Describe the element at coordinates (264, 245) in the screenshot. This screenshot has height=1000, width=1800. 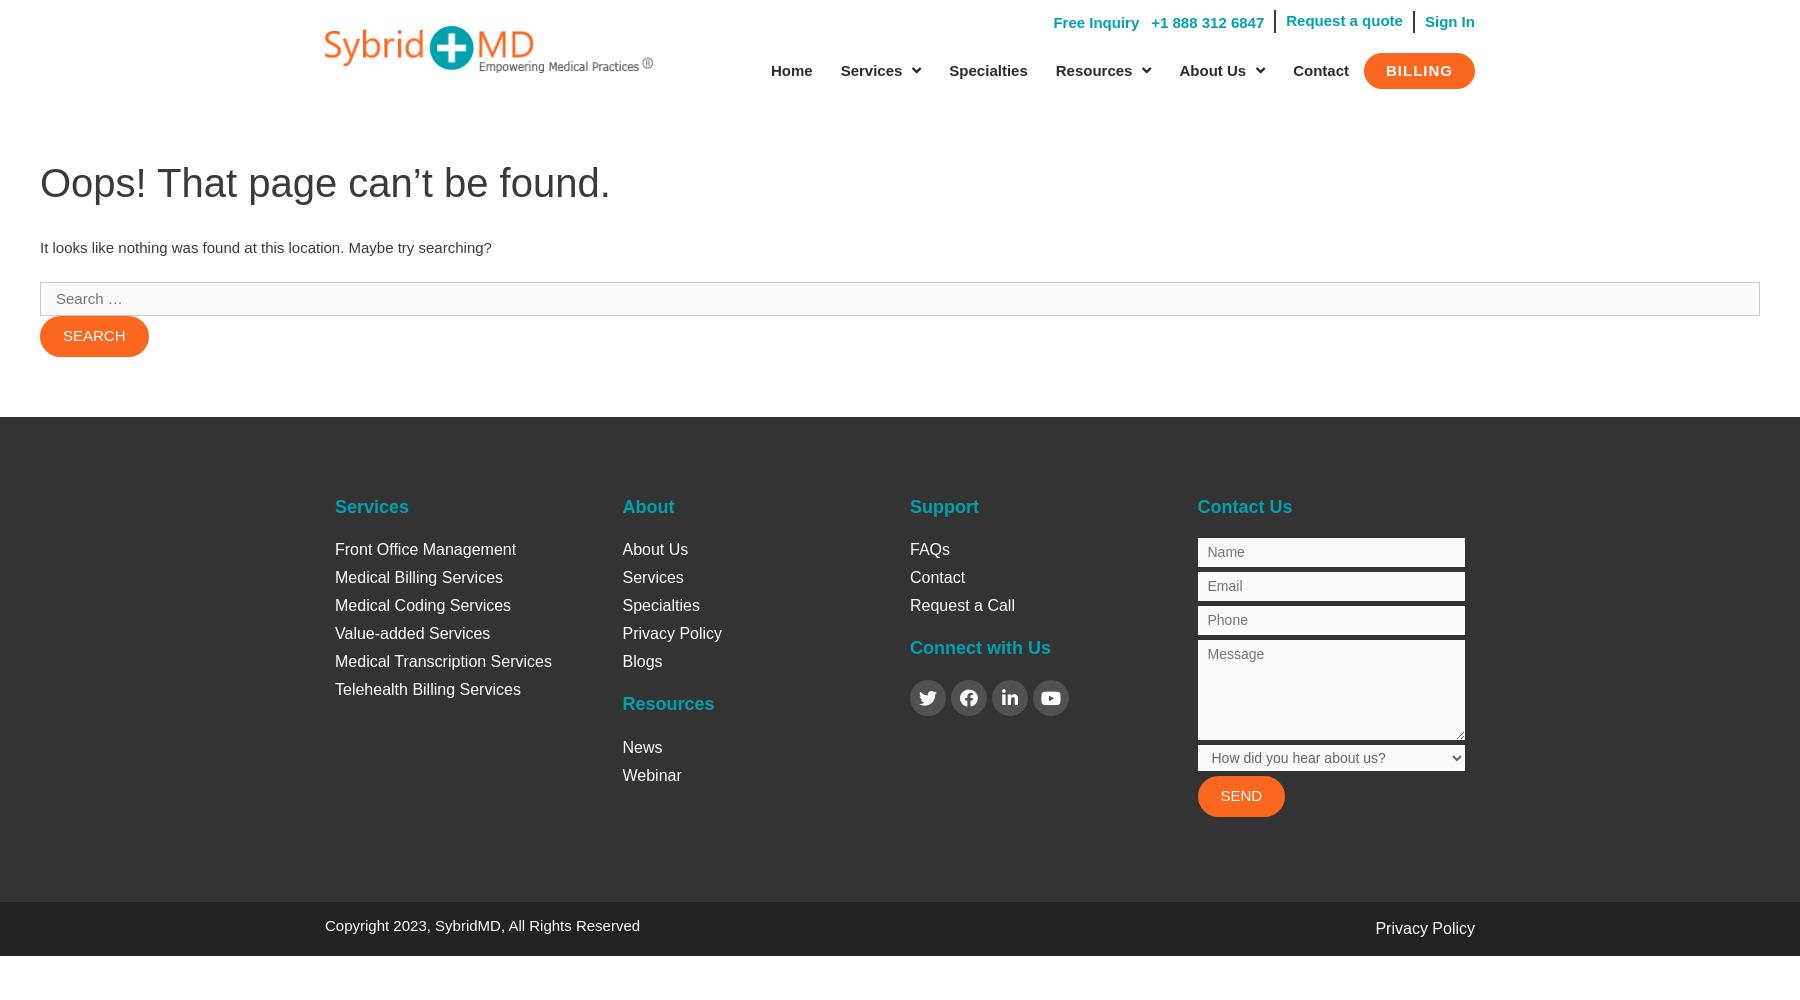
I see `'It looks like nothing was found at this location. Maybe try searching?'` at that location.